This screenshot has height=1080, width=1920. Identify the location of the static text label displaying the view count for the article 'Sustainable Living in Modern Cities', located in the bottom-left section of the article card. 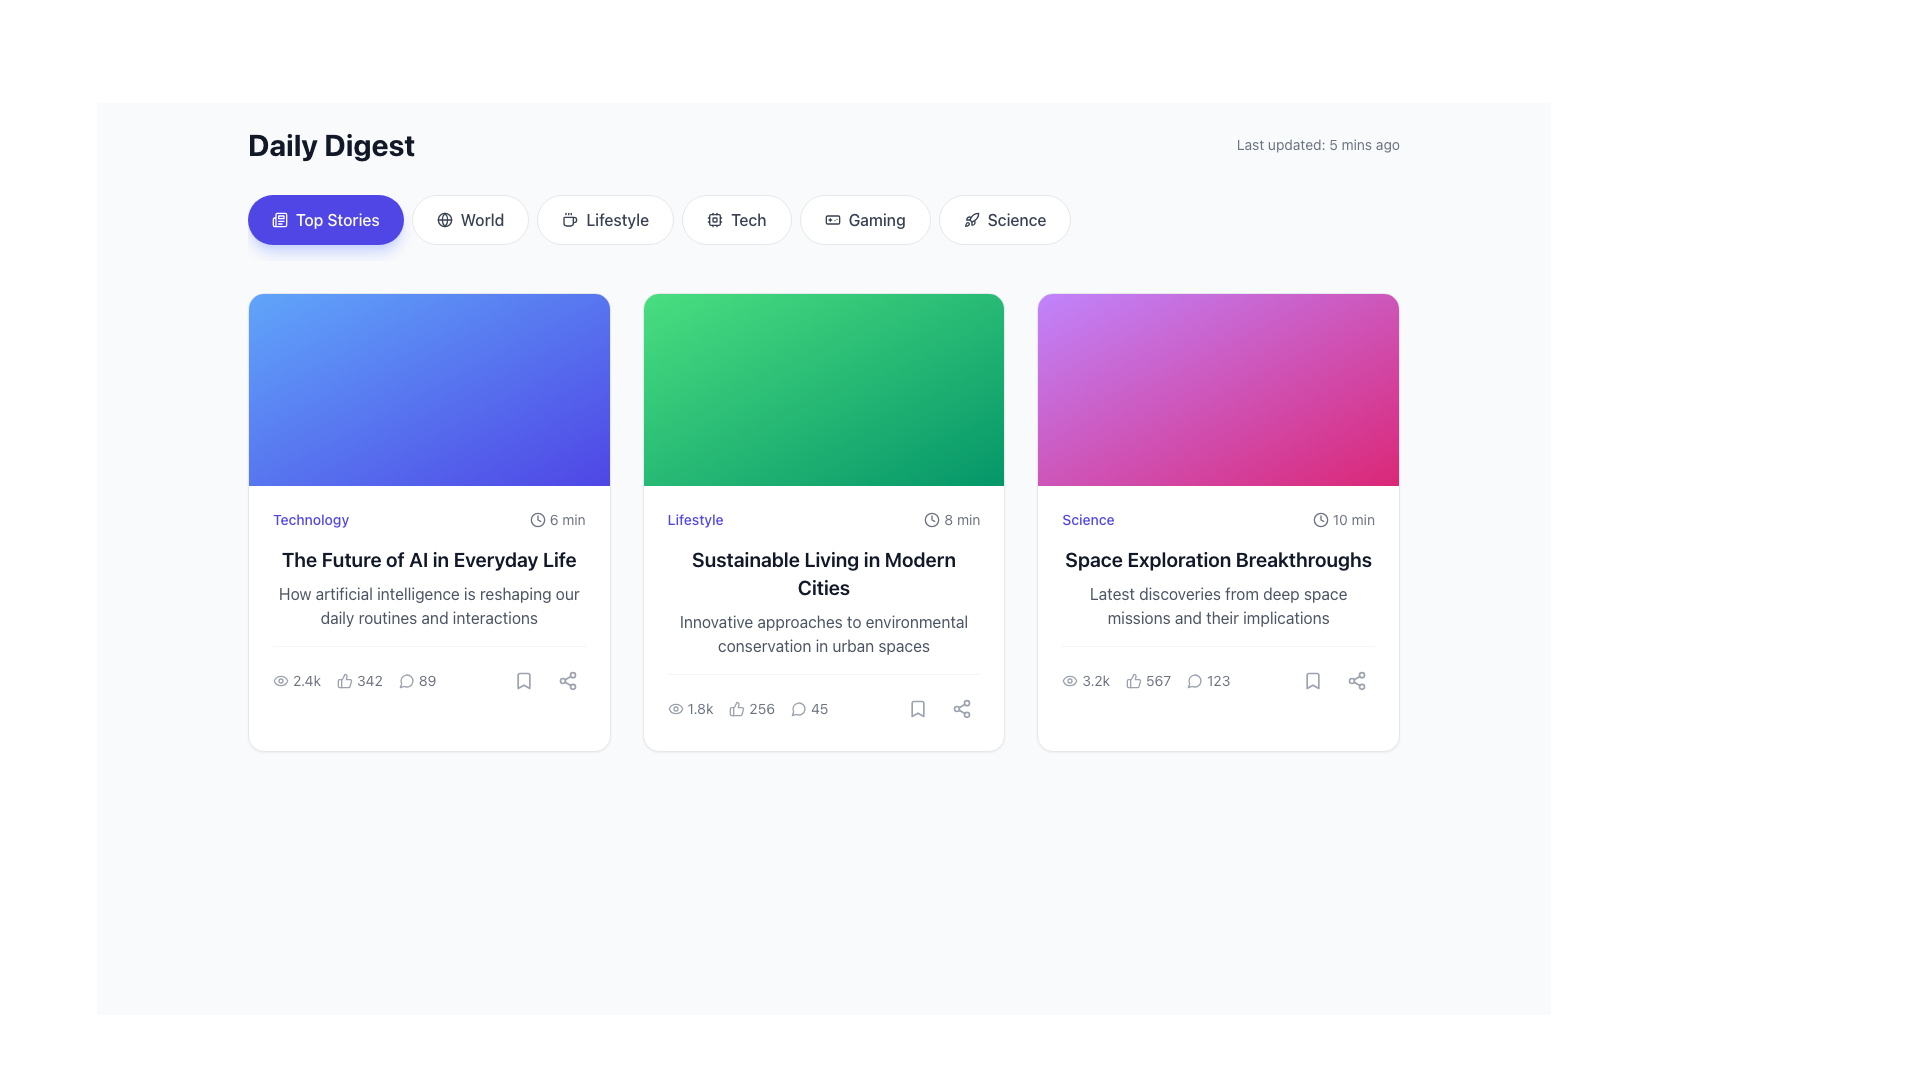
(700, 708).